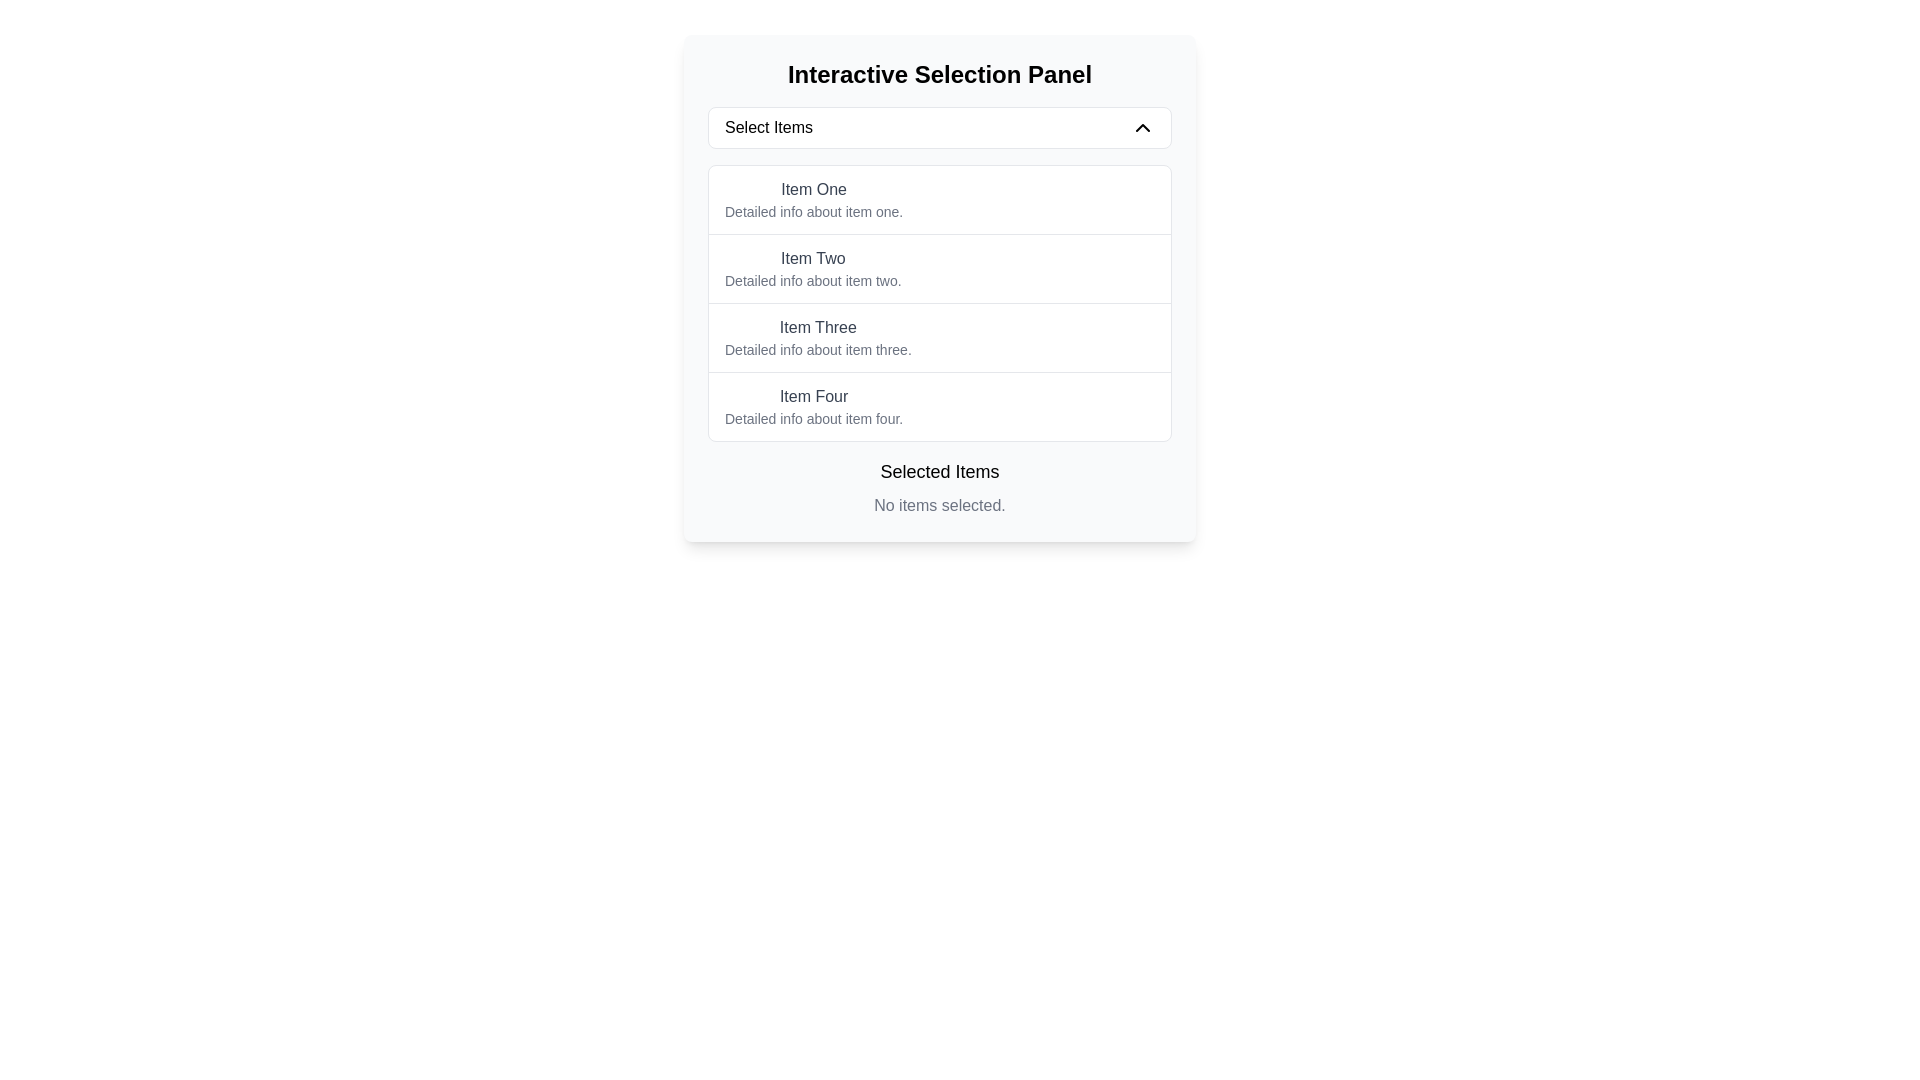  What do you see at coordinates (813, 268) in the screenshot?
I see `the second entry in the selection panel that provides details about 'Item Two.'` at bounding box center [813, 268].